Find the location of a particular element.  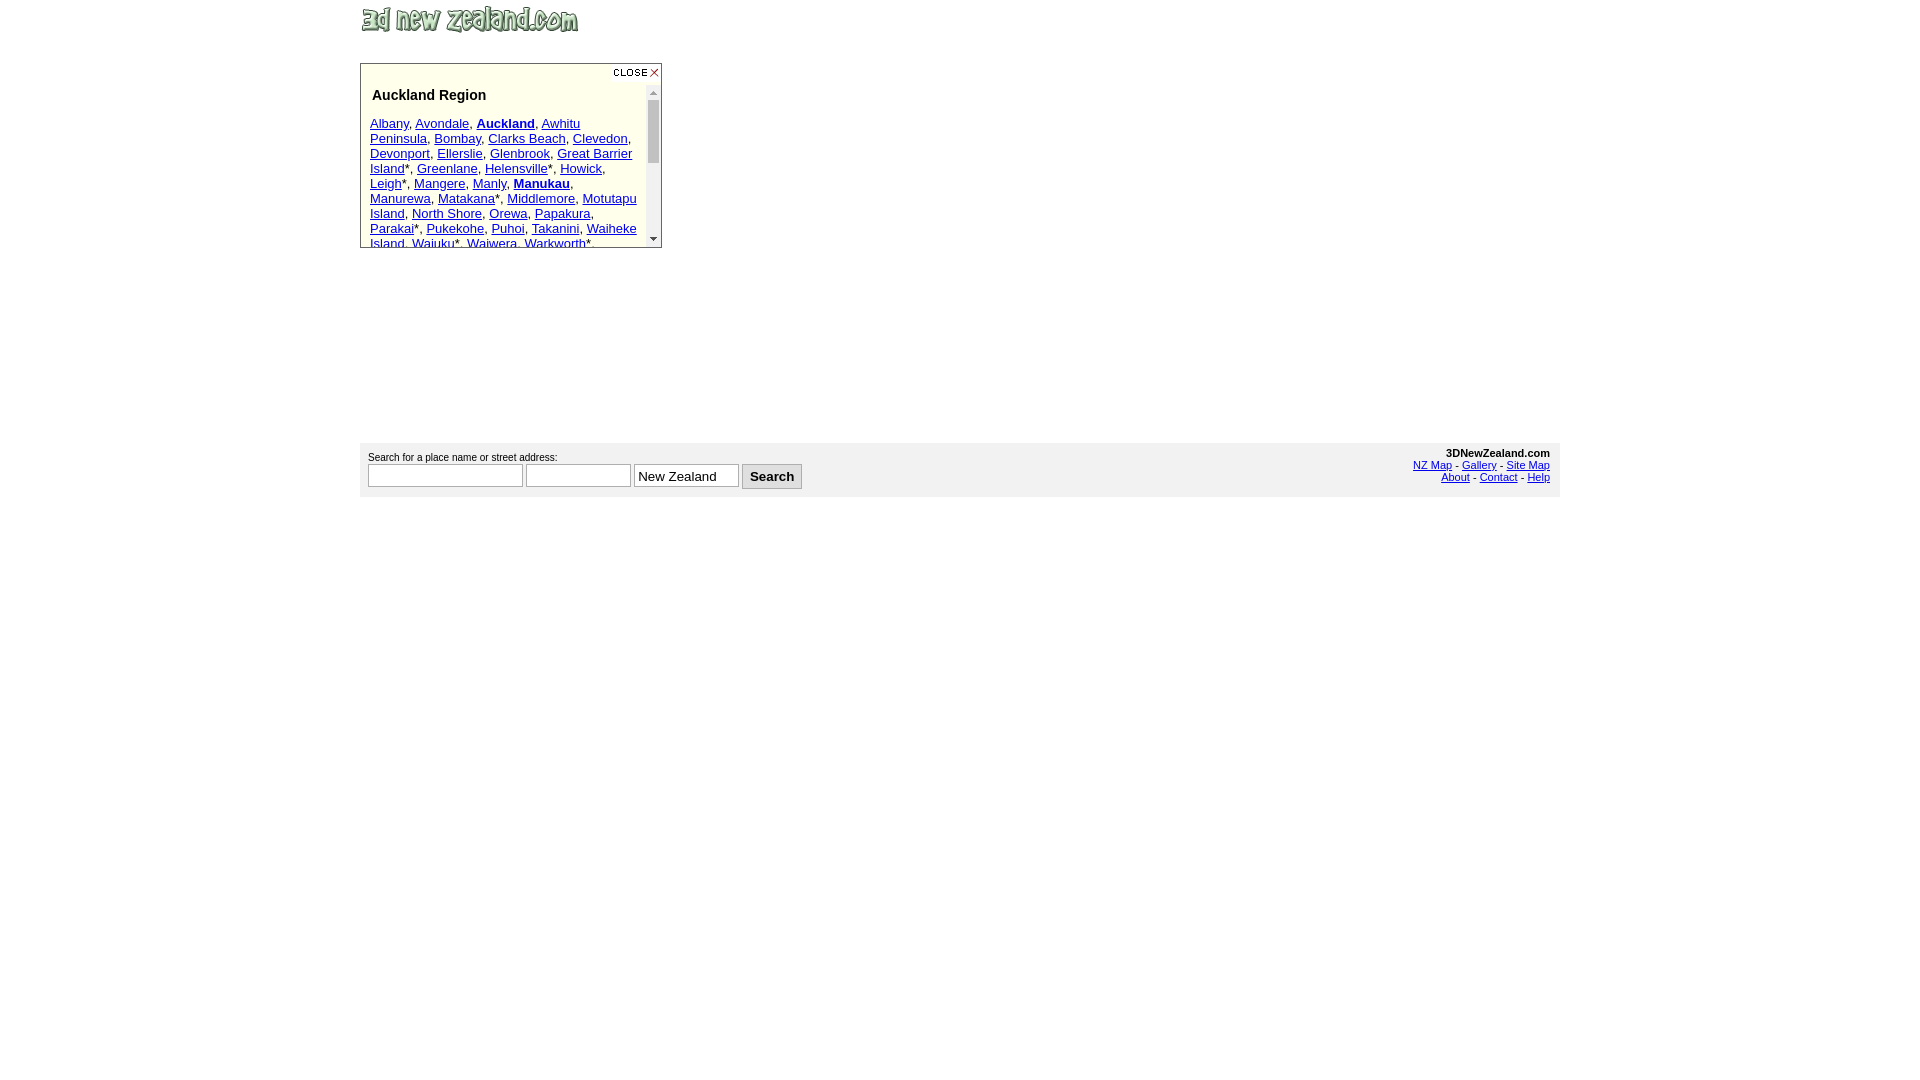

'Manly' is located at coordinates (489, 183).